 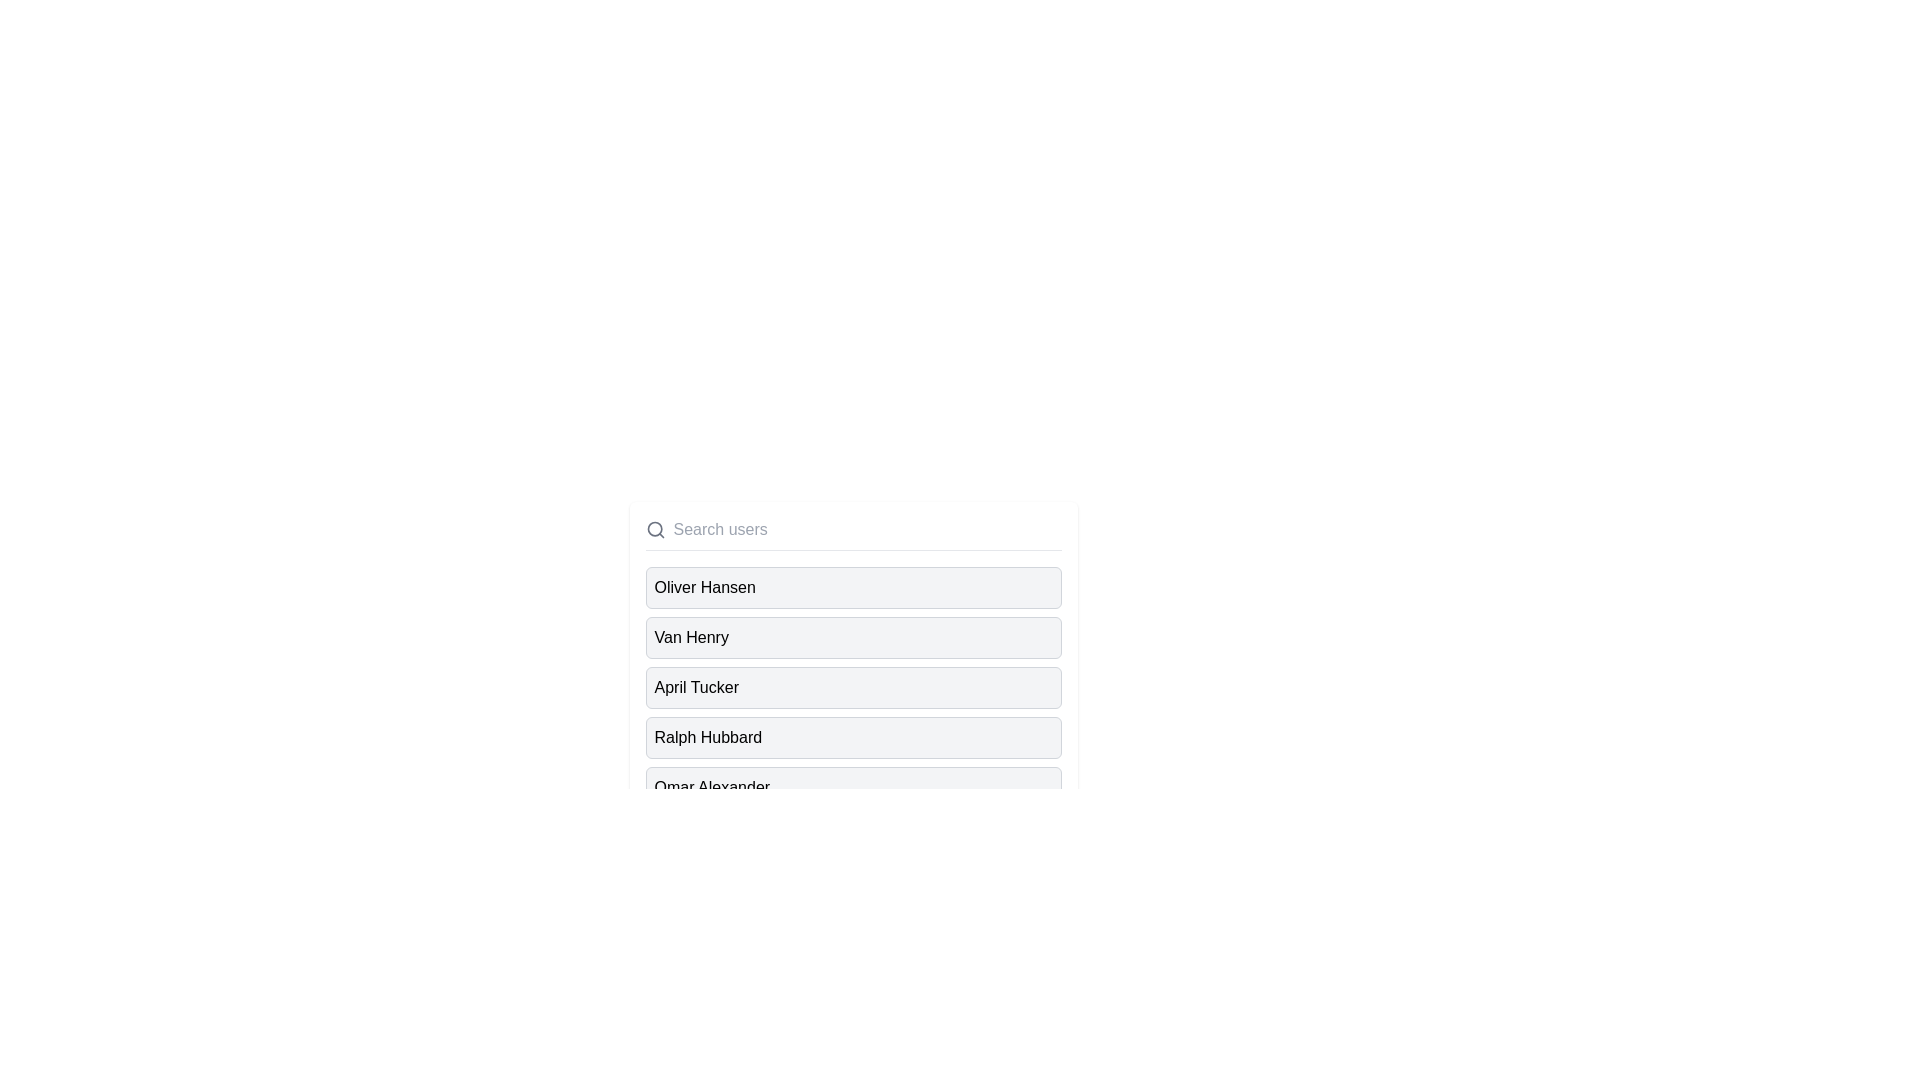 I want to click on the fourth item in the user selection list, so click(x=708, y=737).